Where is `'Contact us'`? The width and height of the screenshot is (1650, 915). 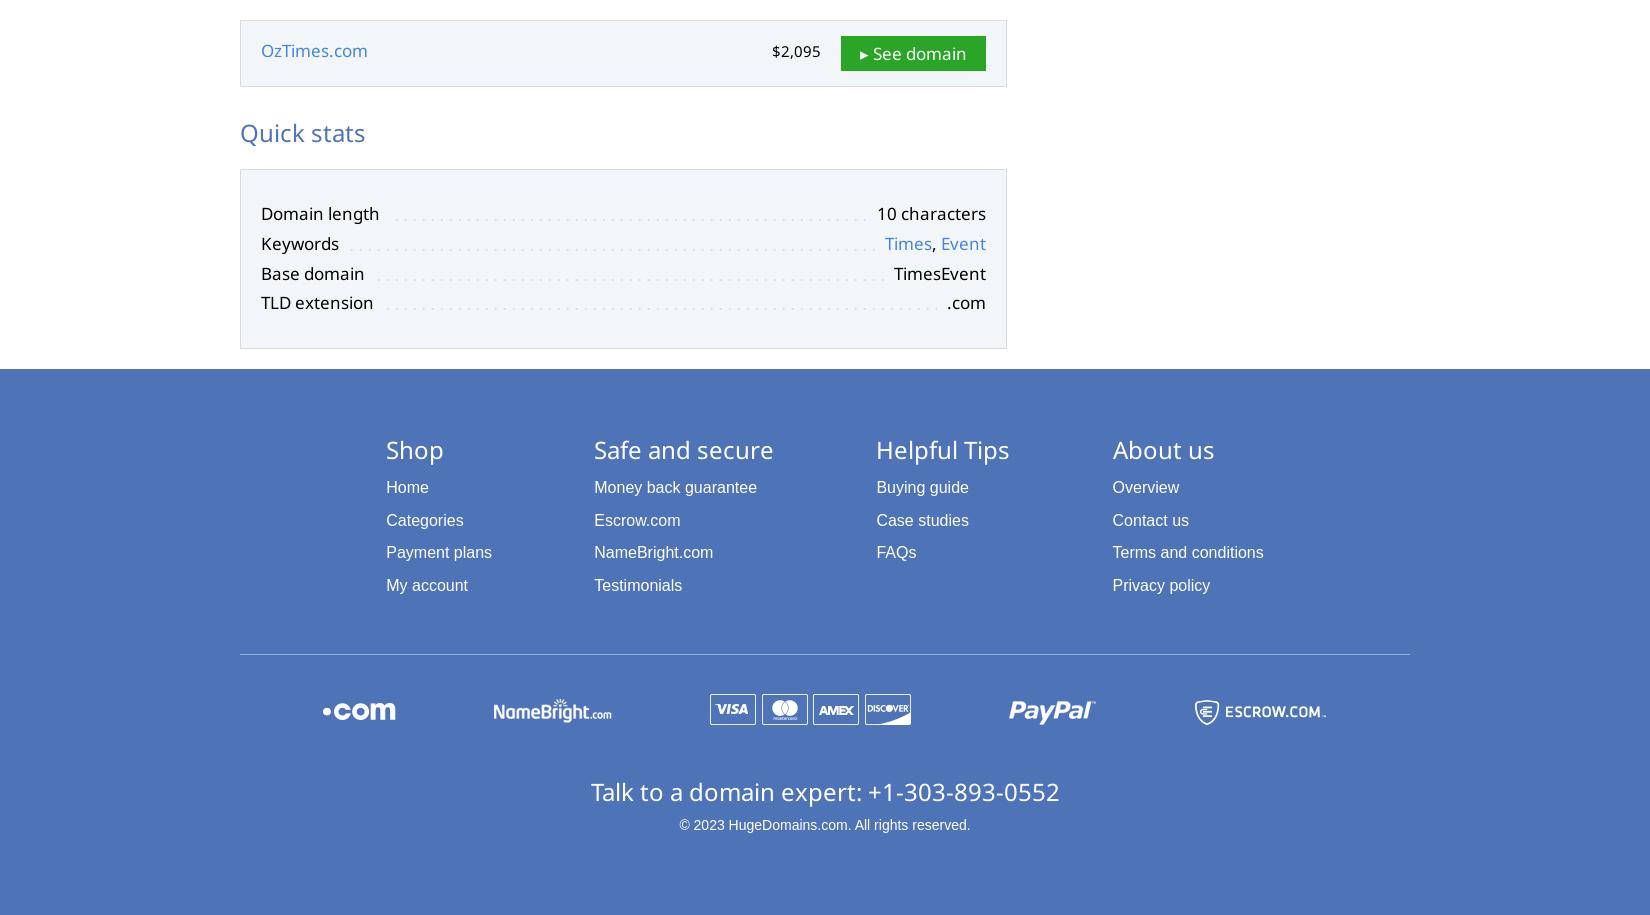
'Contact us' is located at coordinates (1150, 519).